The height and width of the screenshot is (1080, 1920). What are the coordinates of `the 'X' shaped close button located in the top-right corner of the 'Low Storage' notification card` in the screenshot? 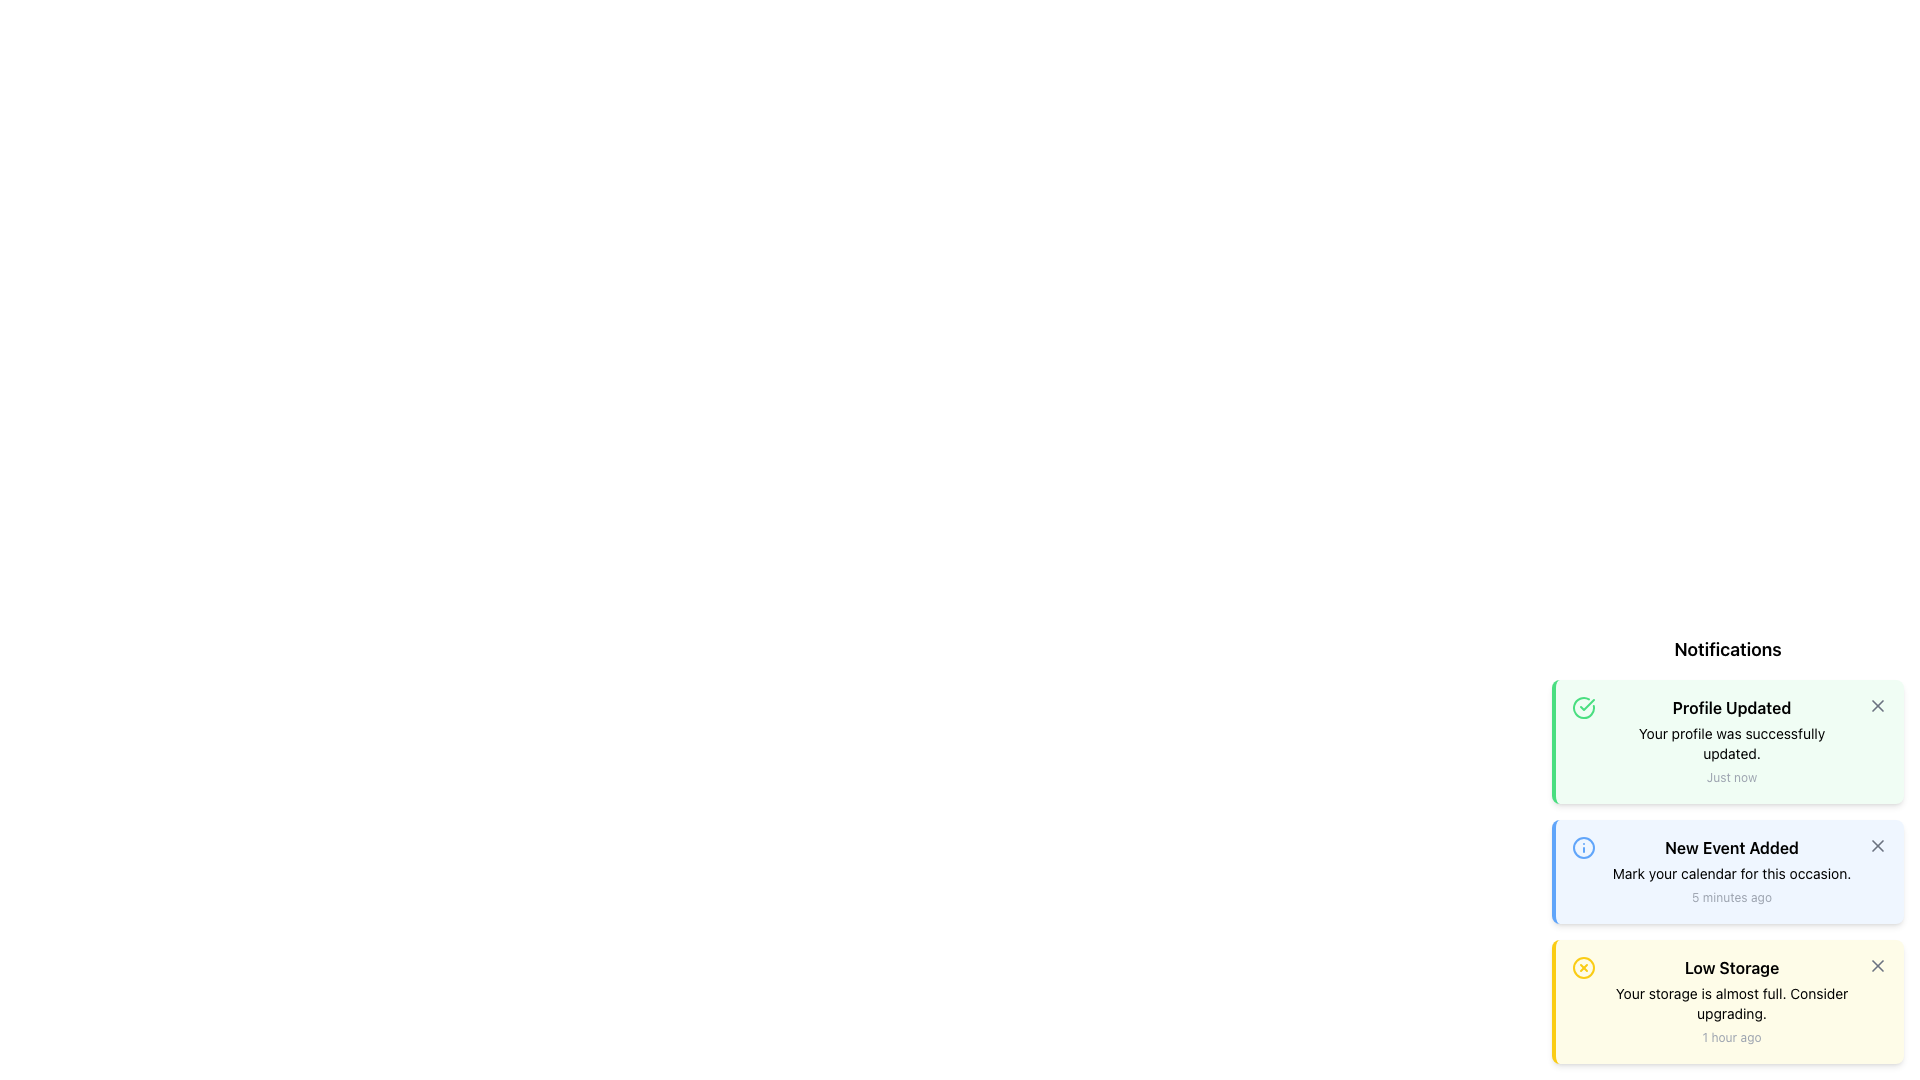 It's located at (1876, 964).